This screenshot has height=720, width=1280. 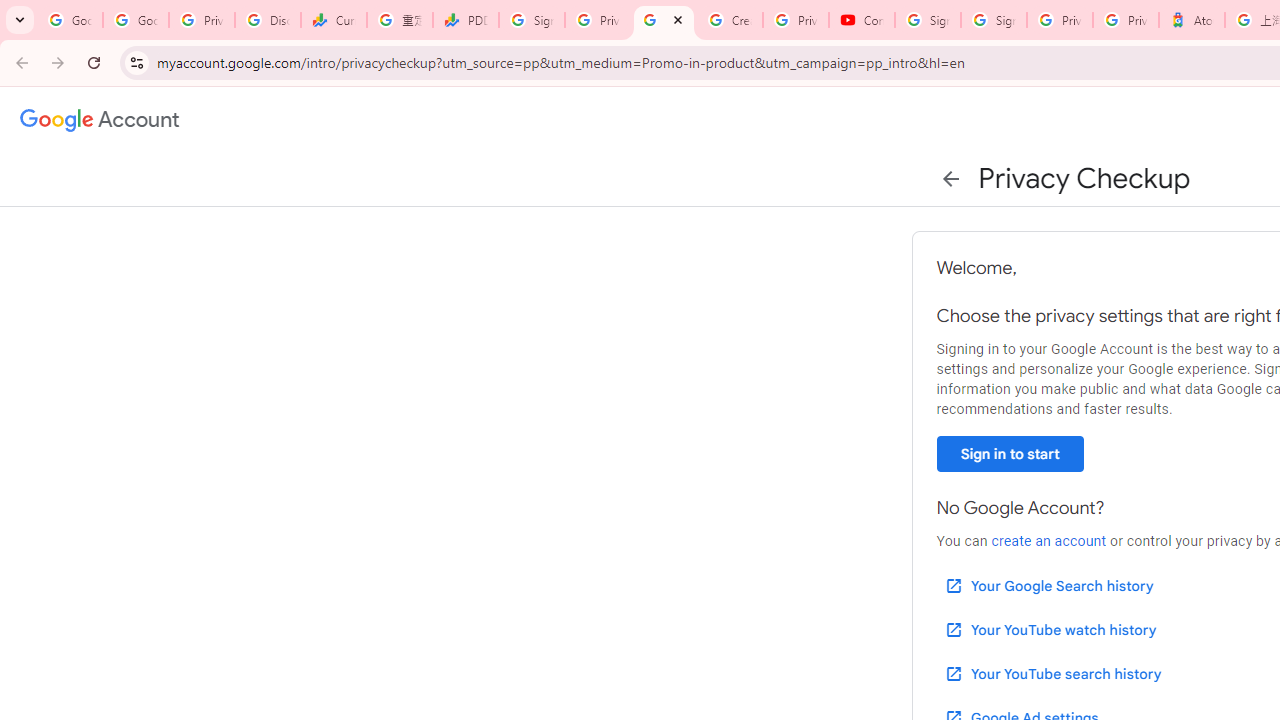 I want to click on 'Atour Hotel - Google hotels', so click(x=1191, y=20).